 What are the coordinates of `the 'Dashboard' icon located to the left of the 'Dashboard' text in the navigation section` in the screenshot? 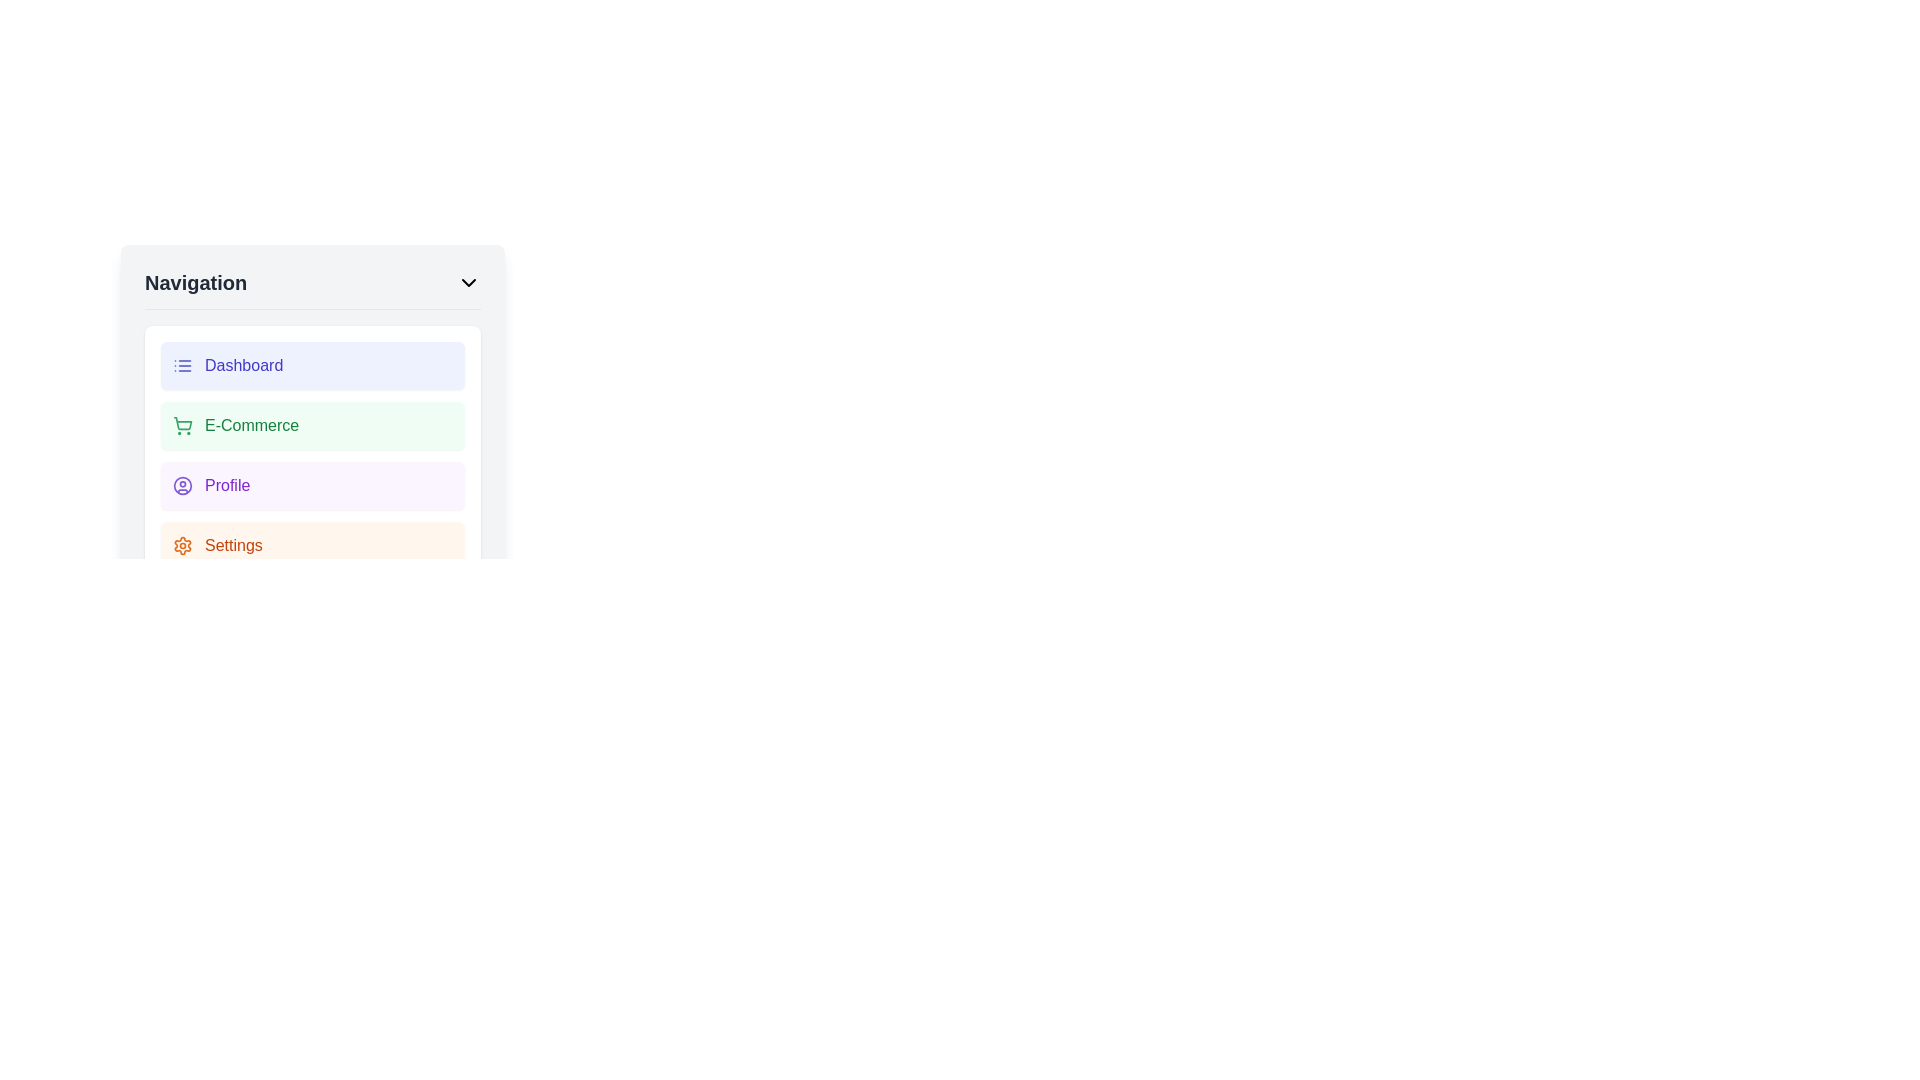 It's located at (182, 366).